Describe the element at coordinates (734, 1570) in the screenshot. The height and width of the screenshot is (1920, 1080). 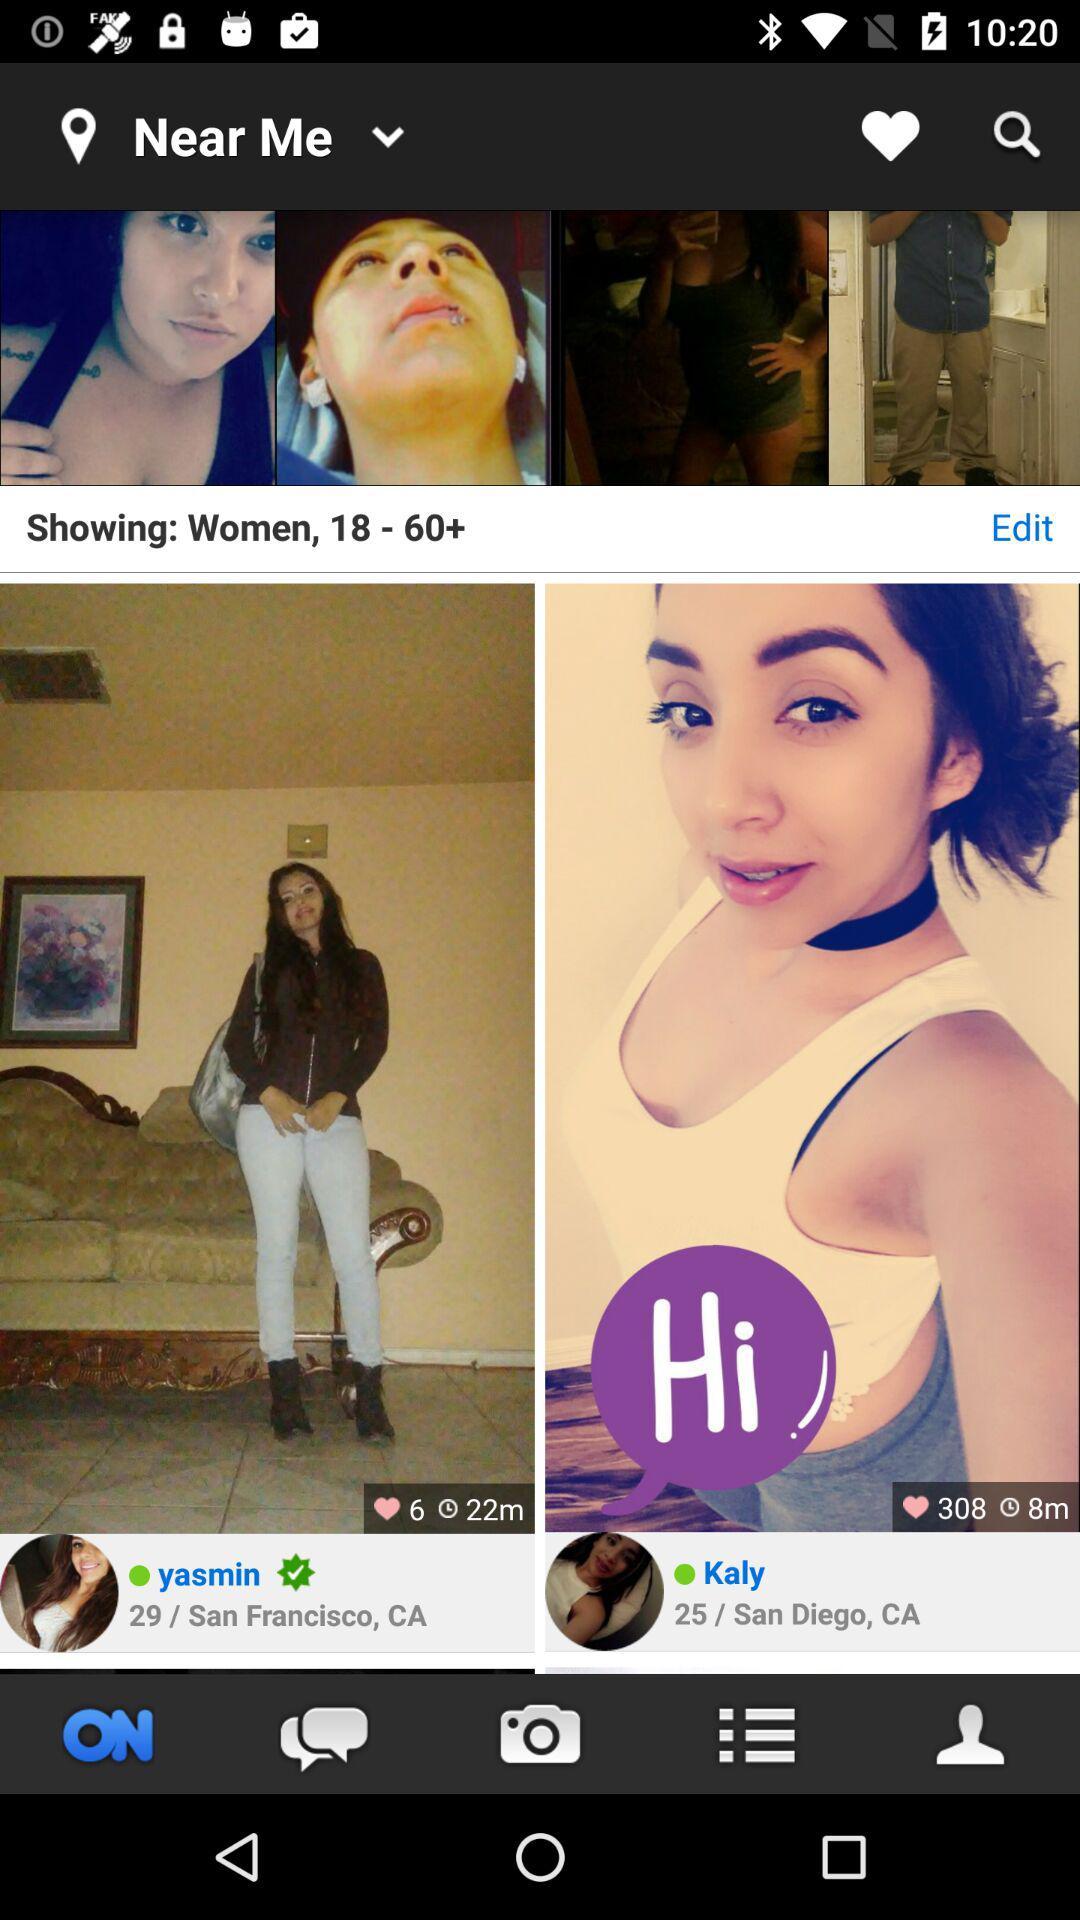
I see `item above the 25 san diego` at that location.